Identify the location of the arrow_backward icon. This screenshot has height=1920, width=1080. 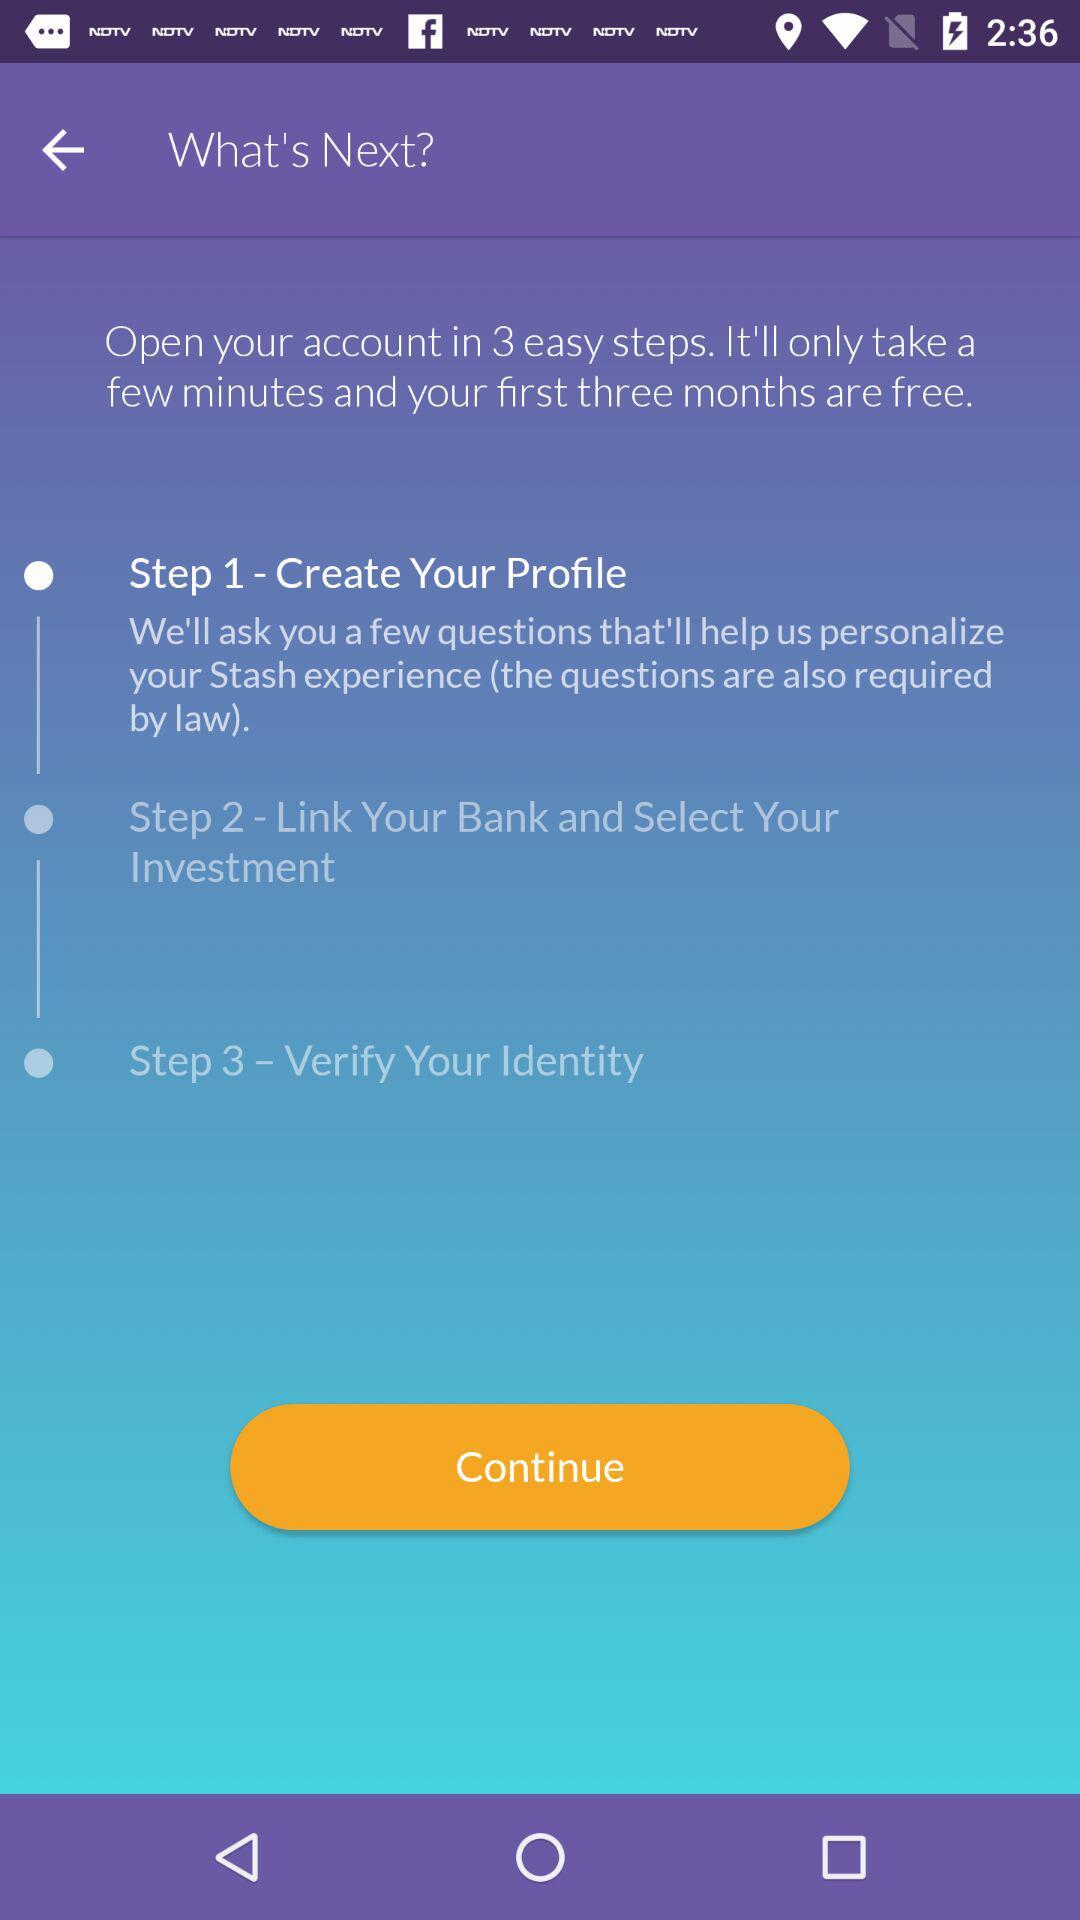
(61, 148).